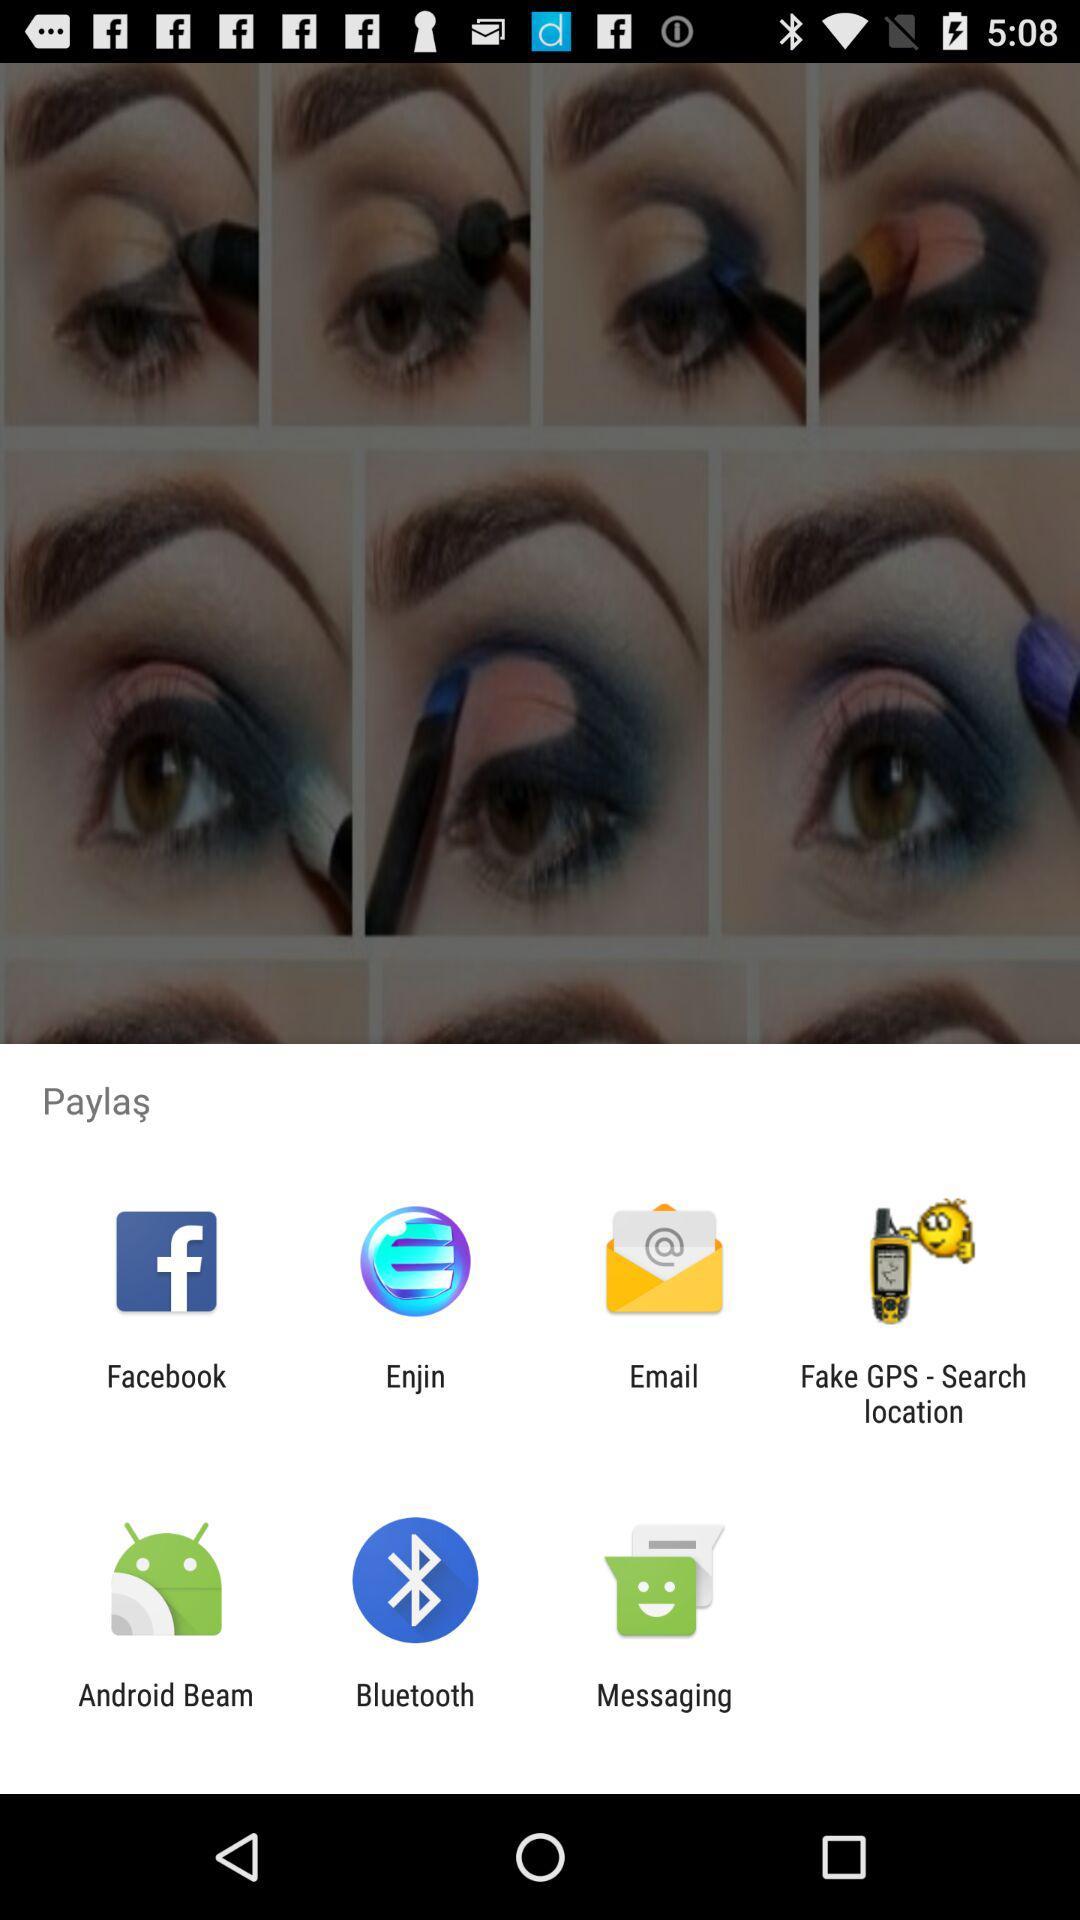 The width and height of the screenshot is (1080, 1920). What do you see at coordinates (165, 1711) in the screenshot?
I see `android beam icon` at bounding box center [165, 1711].